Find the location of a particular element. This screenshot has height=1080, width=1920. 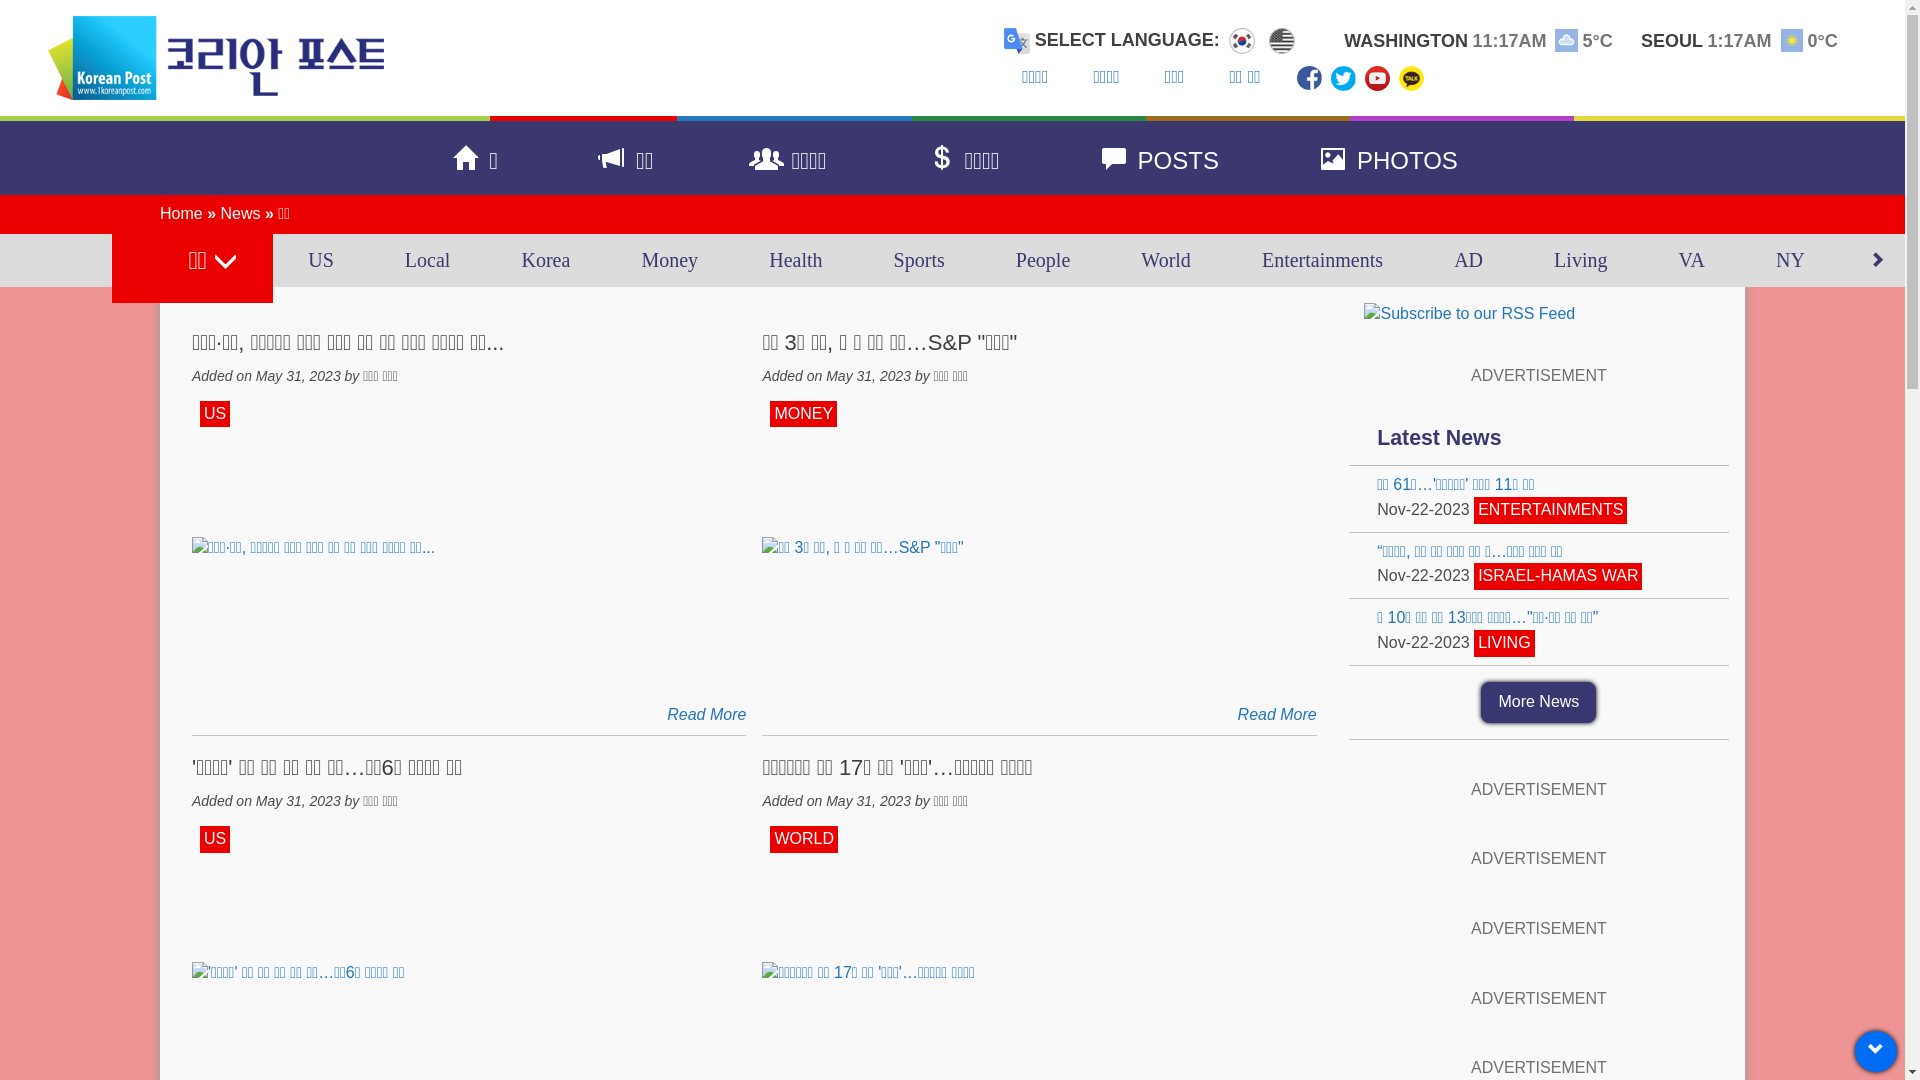

'English' is located at coordinates (1262, 38).